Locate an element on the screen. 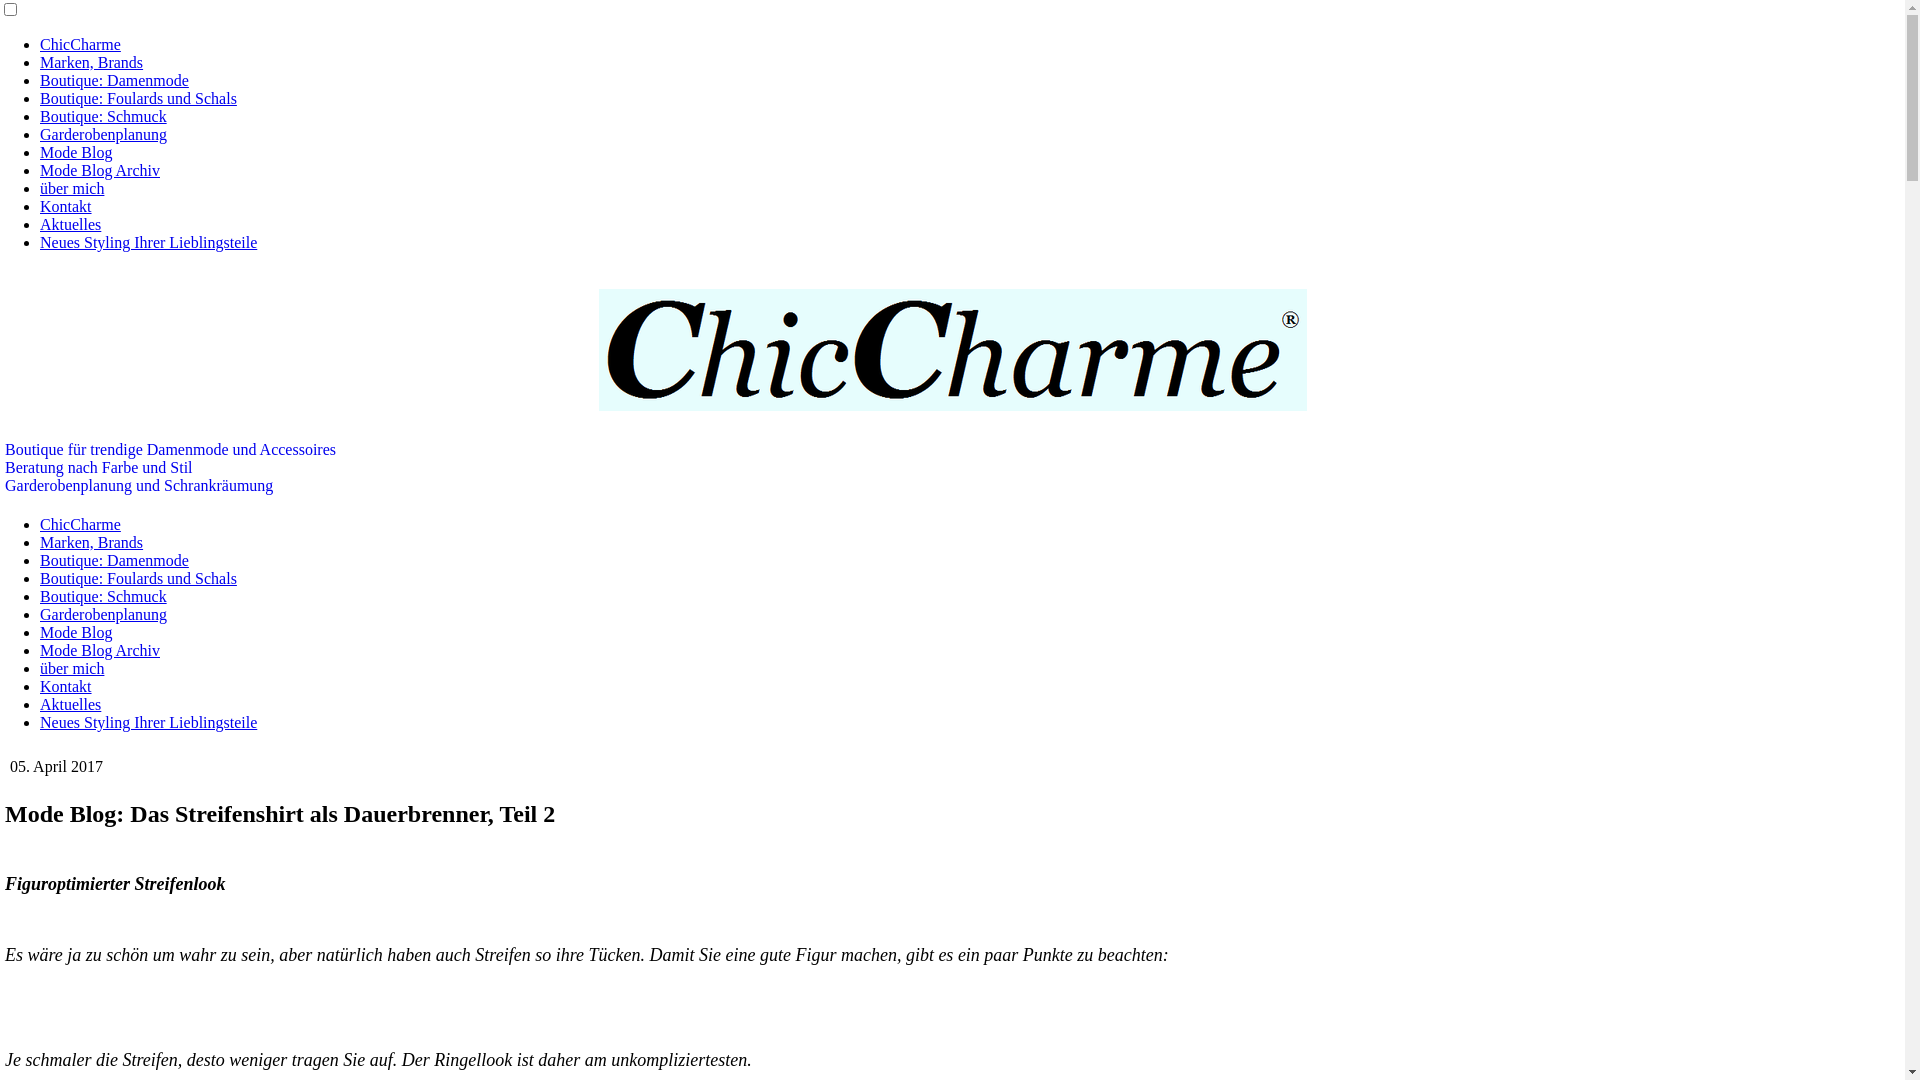 The height and width of the screenshot is (1080, 1920). 'Boutique: Foulards und Schals' is located at coordinates (137, 98).